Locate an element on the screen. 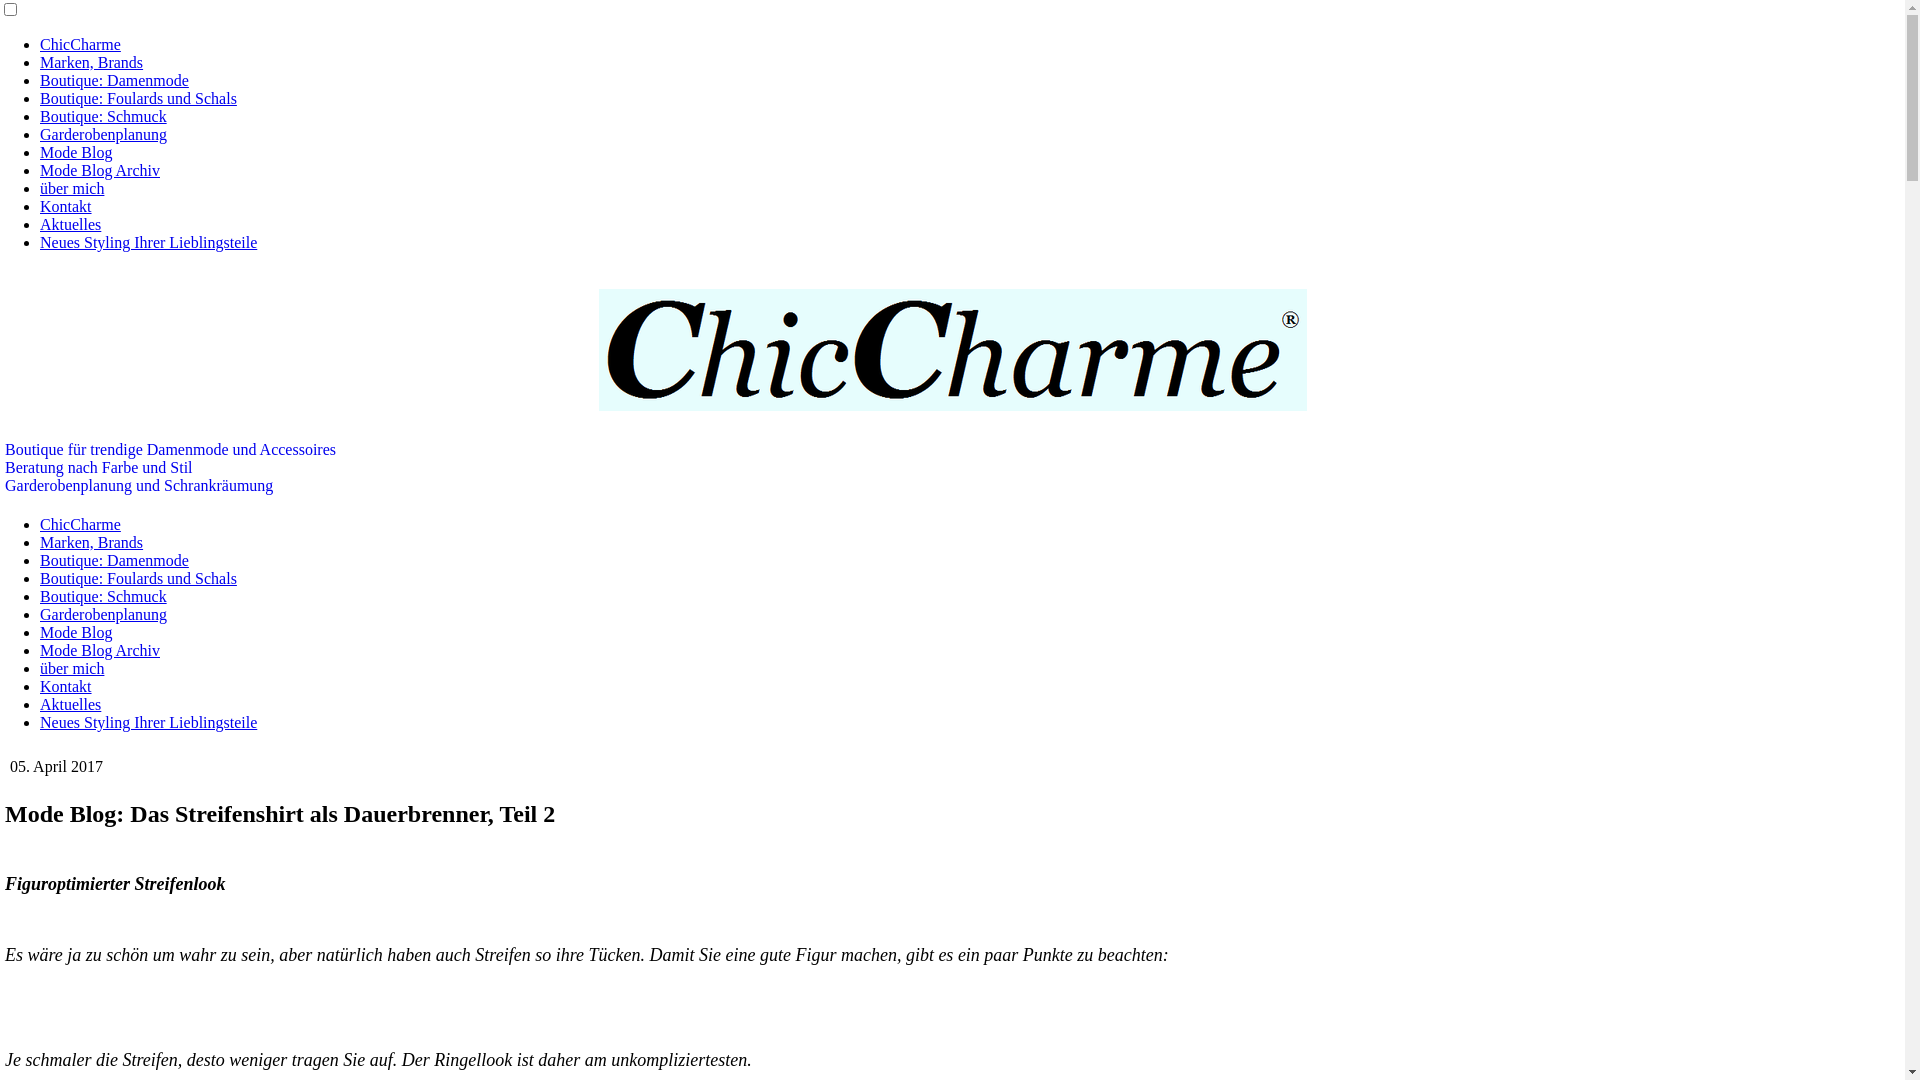 The height and width of the screenshot is (1080, 1920). 'Boutique: Foulards und Schals' is located at coordinates (137, 98).